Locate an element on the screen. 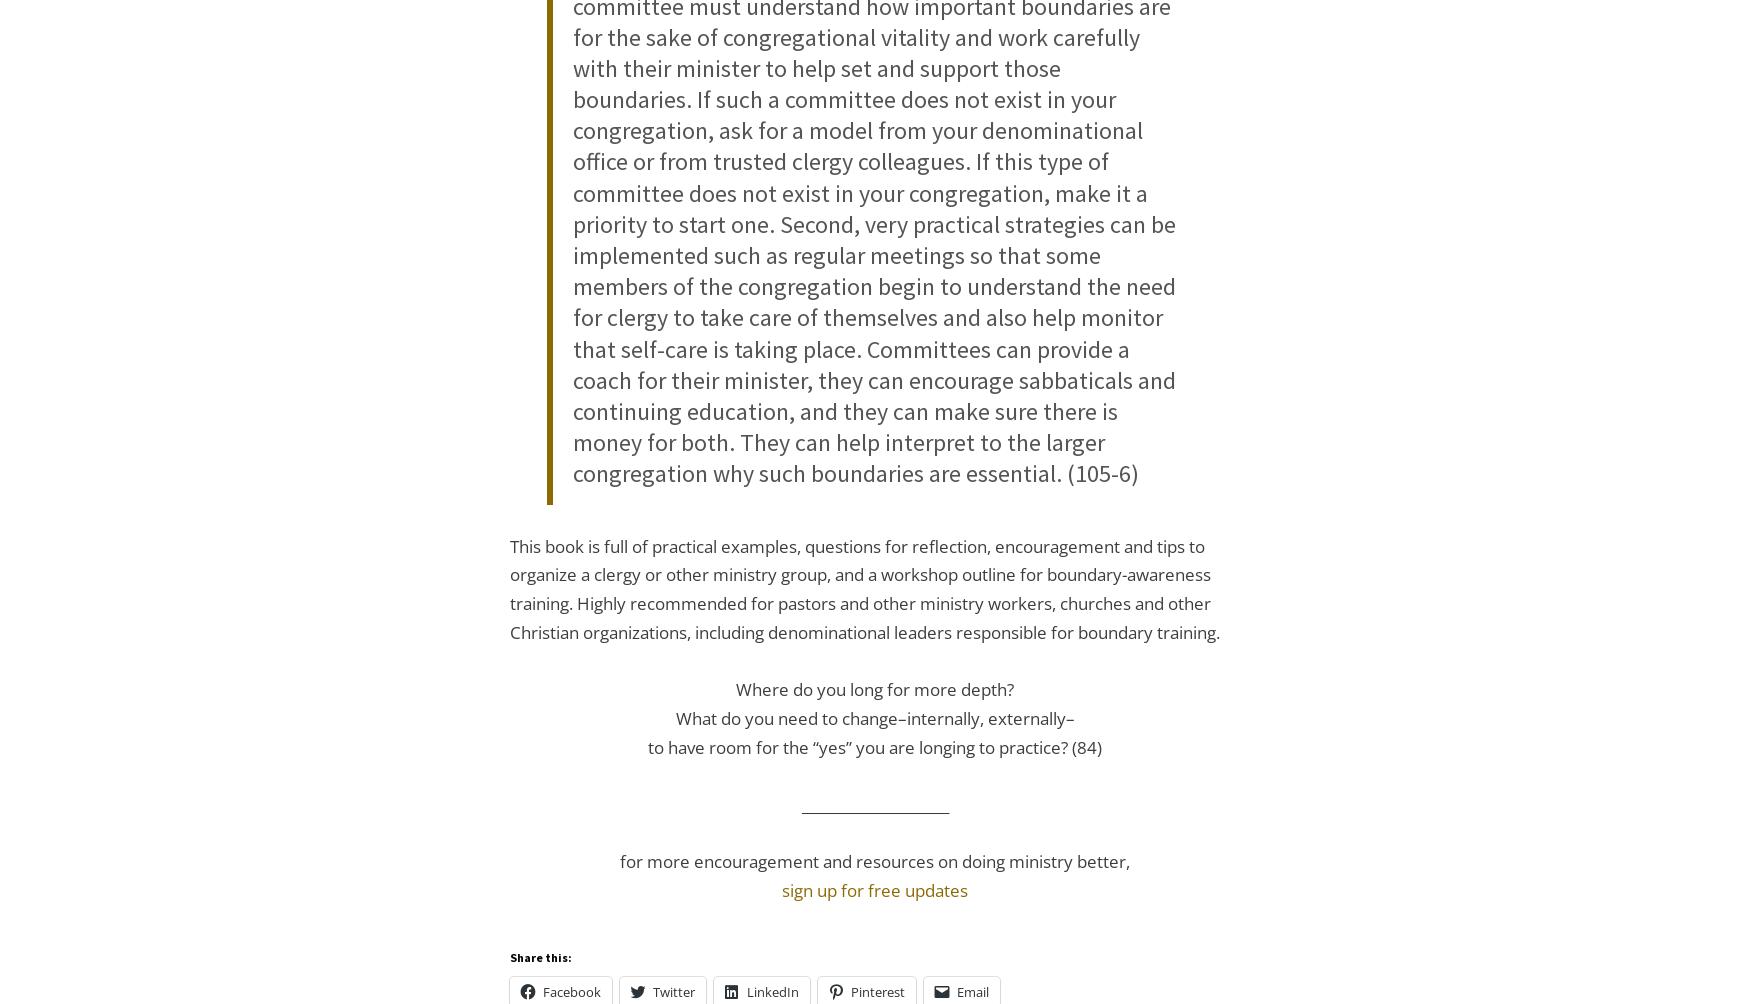  'Twitter' is located at coordinates (672, 990).